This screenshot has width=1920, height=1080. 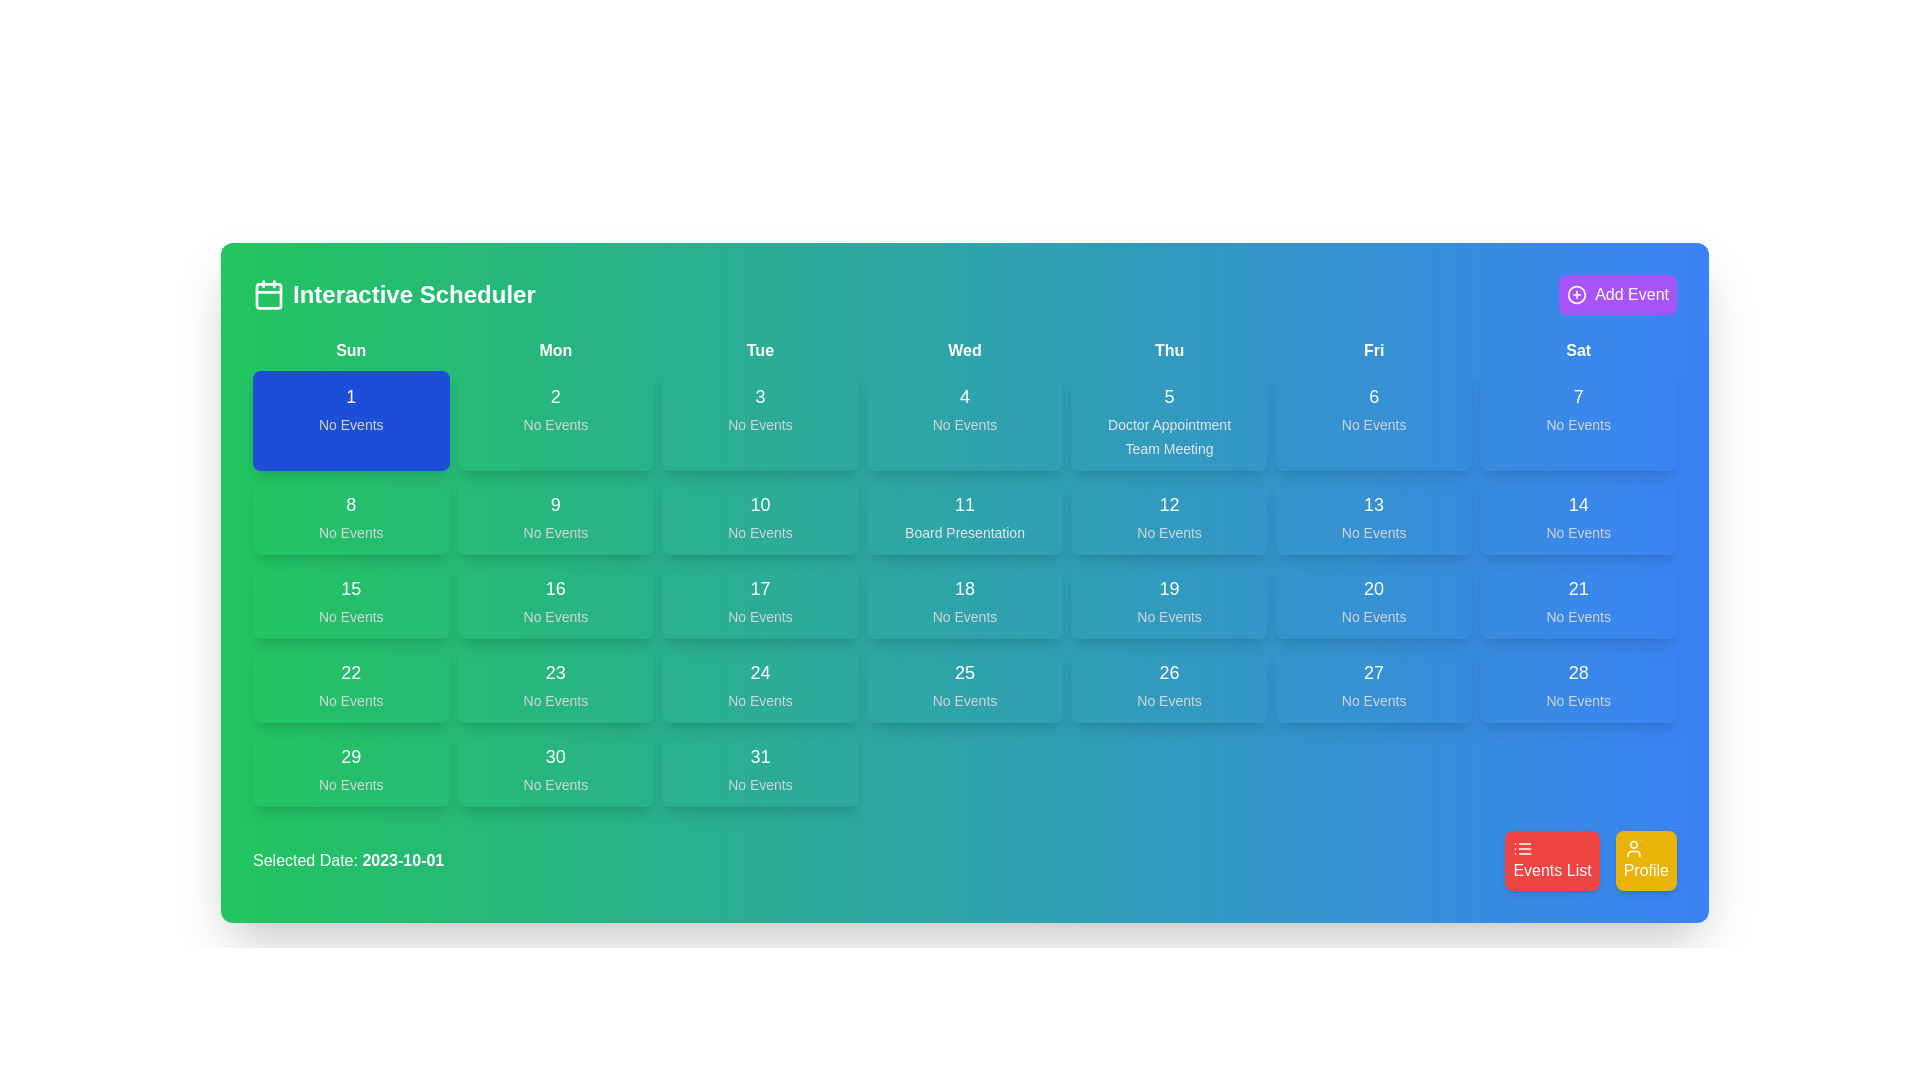 What do you see at coordinates (1577, 423) in the screenshot?
I see `the text label that states 'No Events', which is styled in gray and located beneath the text '7' in the calendar card for Saturday` at bounding box center [1577, 423].